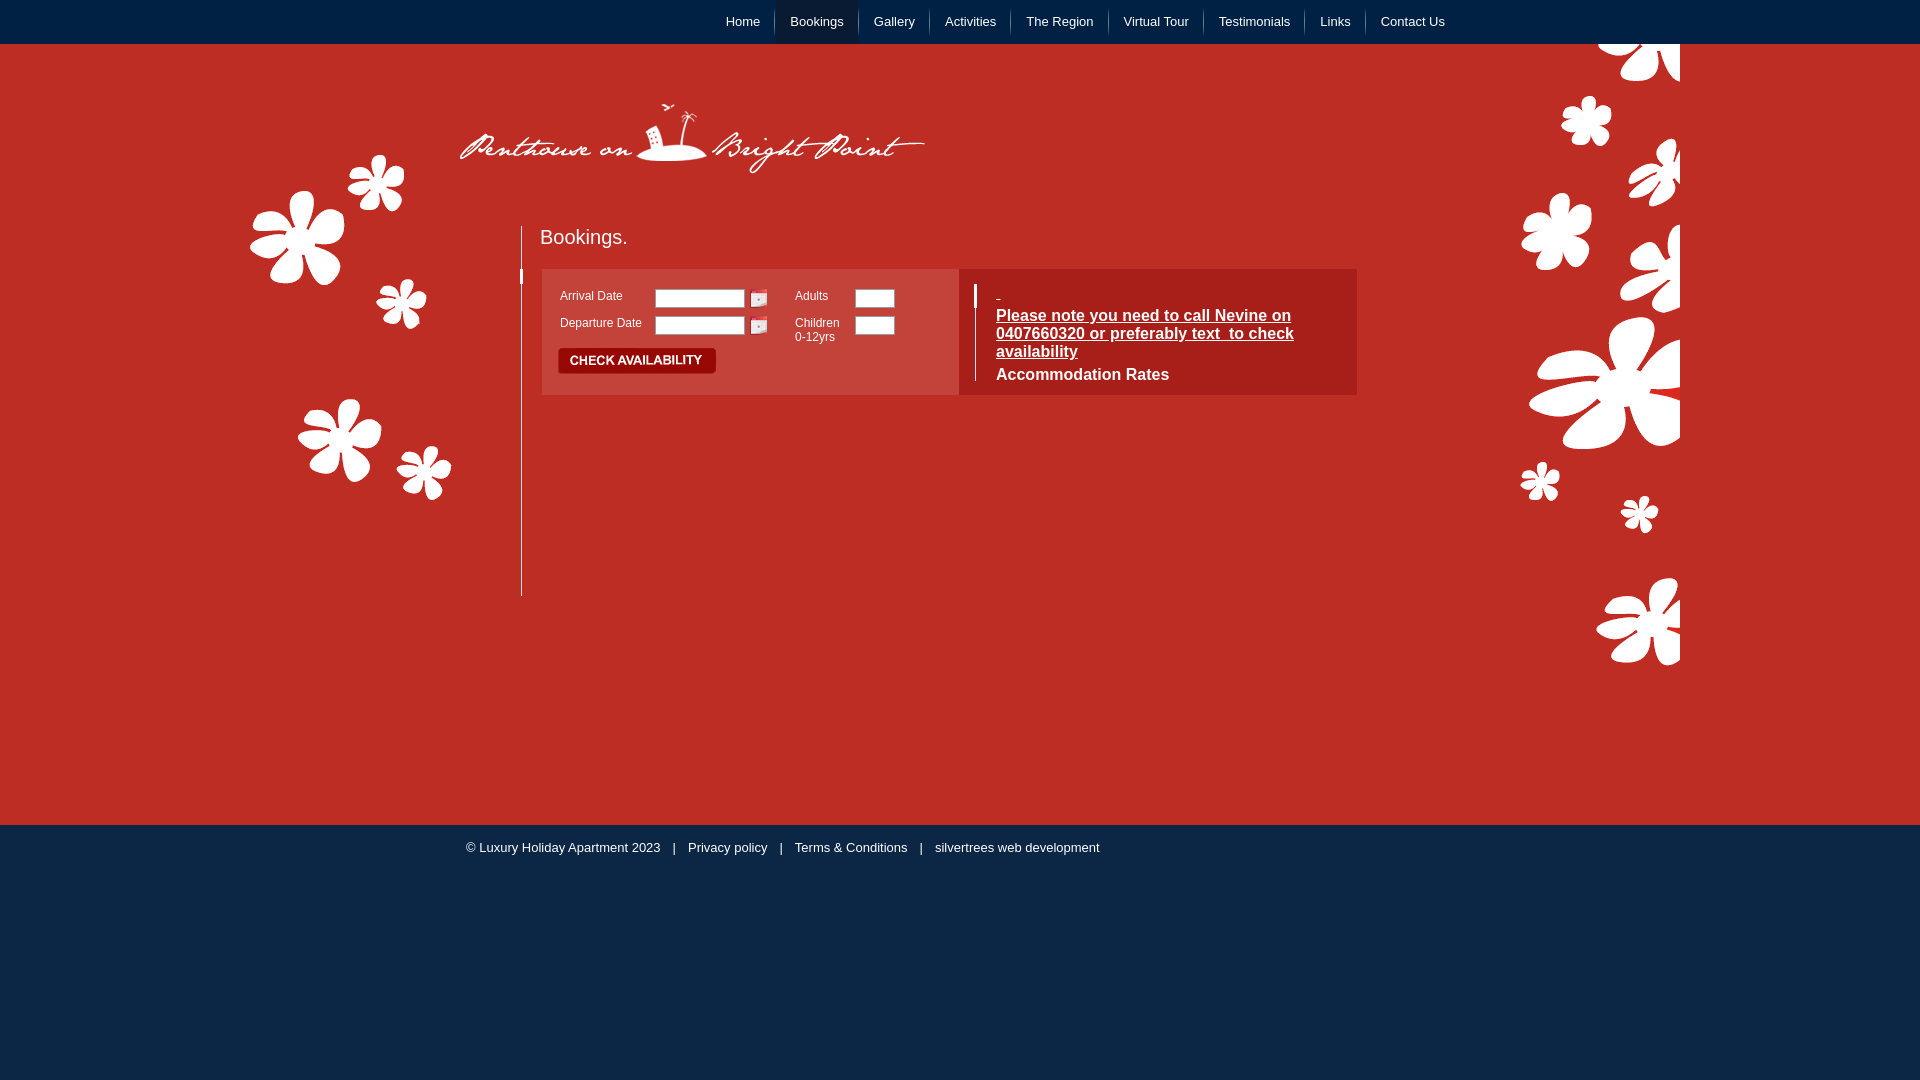 The width and height of the screenshot is (1920, 1080). What do you see at coordinates (1334, 22) in the screenshot?
I see `'Links'` at bounding box center [1334, 22].